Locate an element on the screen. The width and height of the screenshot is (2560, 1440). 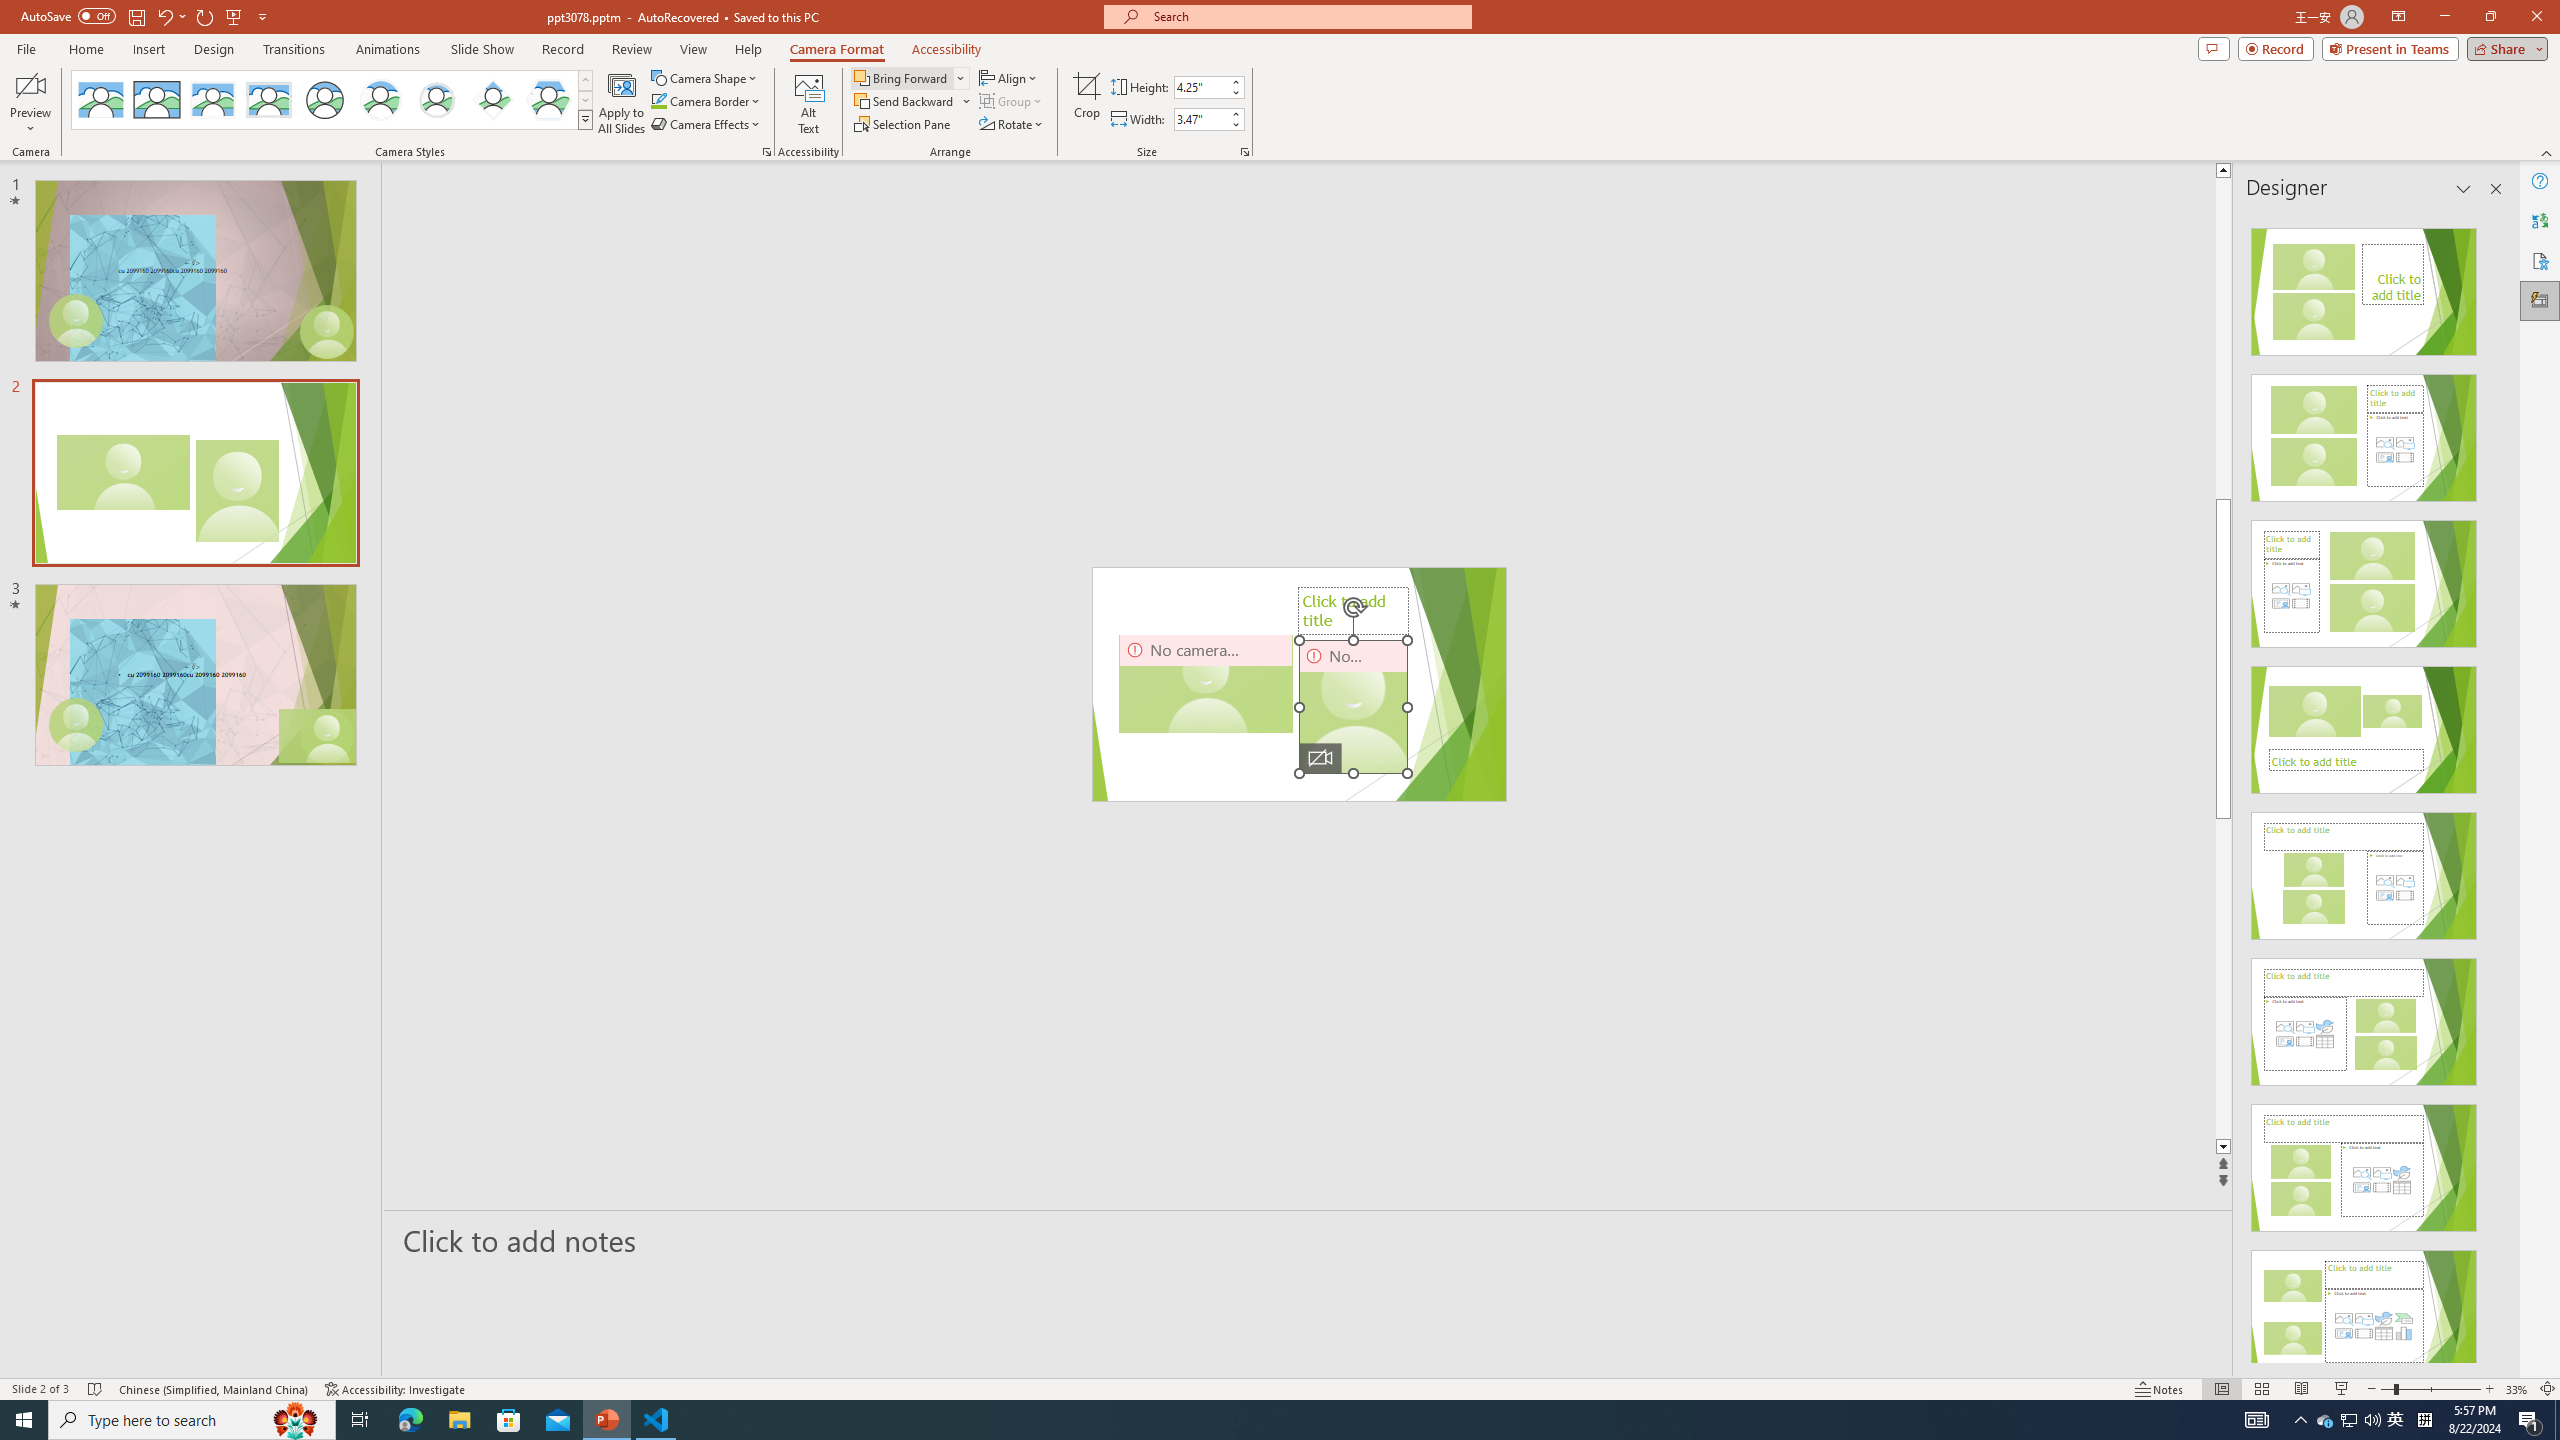
'Soft Edge Circle' is located at coordinates (436, 99).